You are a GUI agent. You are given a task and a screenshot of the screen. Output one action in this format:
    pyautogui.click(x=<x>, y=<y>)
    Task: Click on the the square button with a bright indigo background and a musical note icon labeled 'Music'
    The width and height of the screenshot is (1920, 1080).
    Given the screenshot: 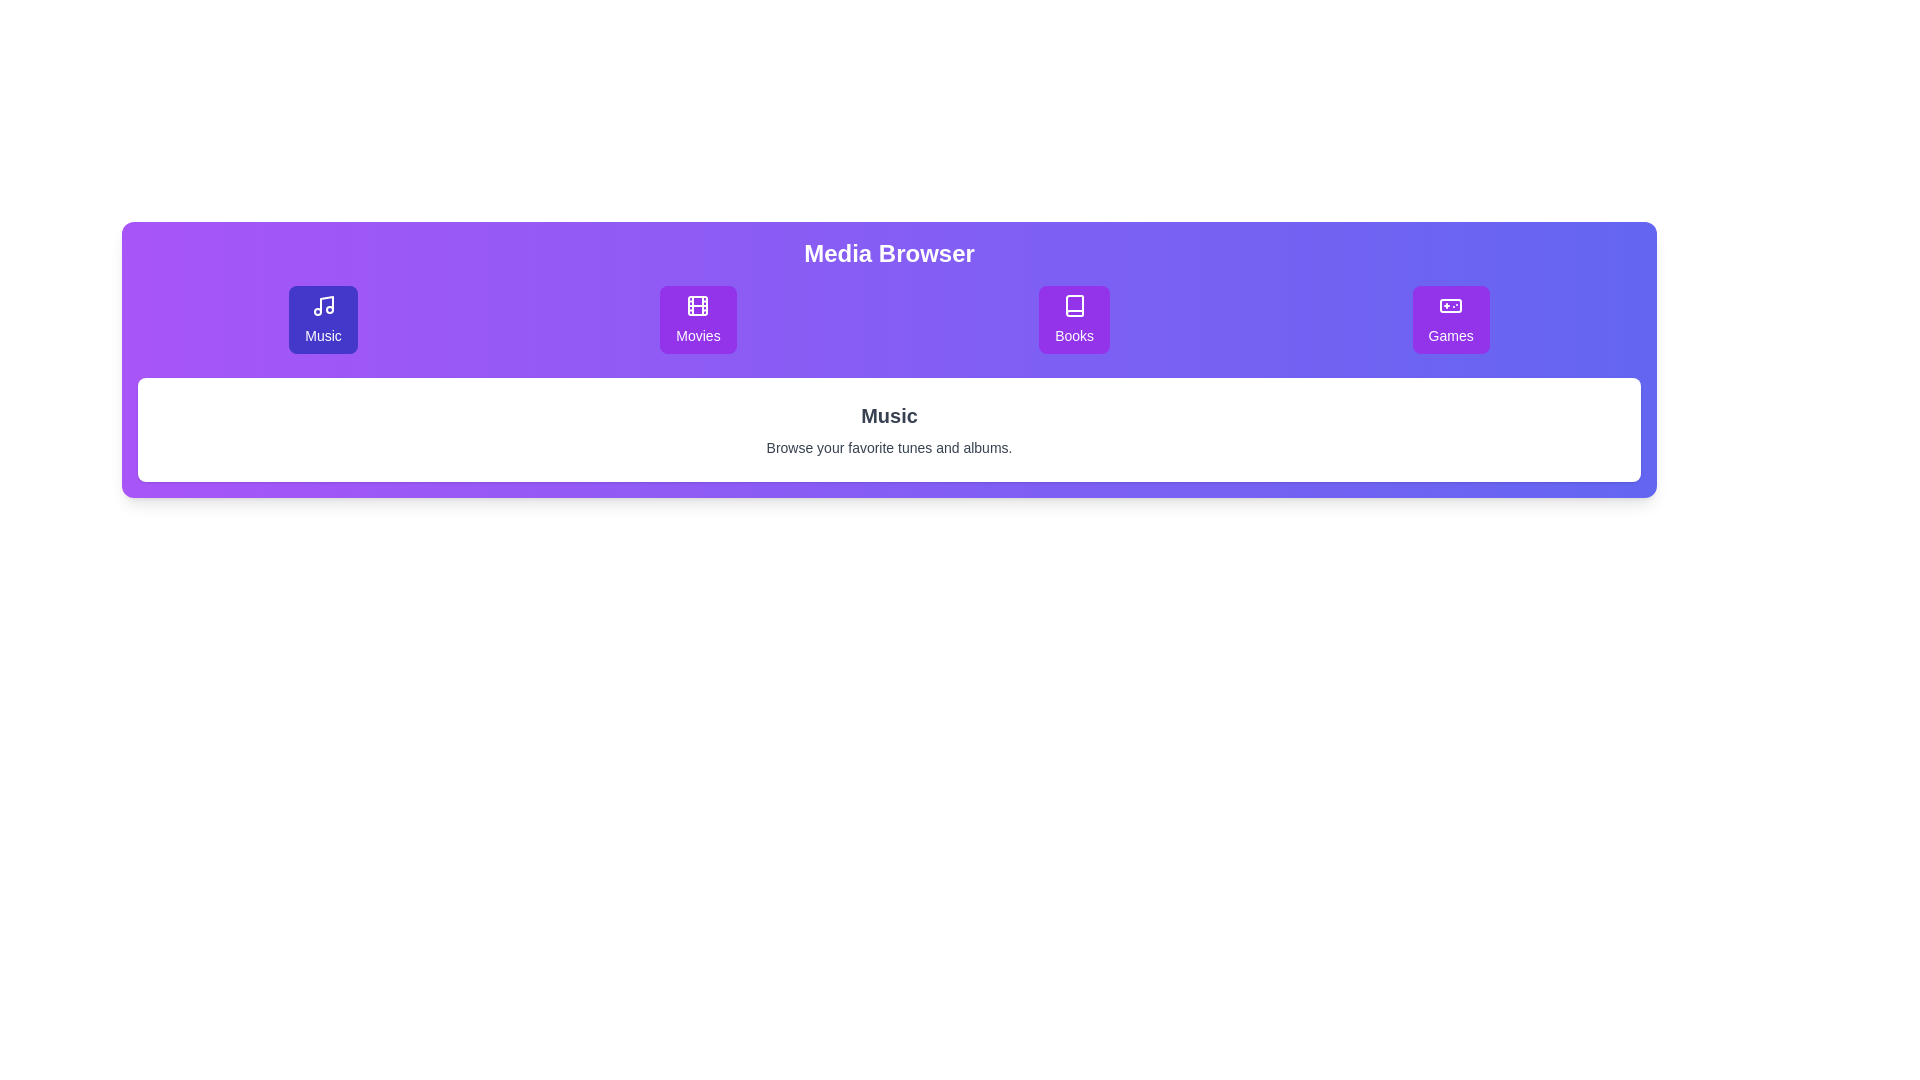 What is the action you would take?
    pyautogui.click(x=323, y=319)
    